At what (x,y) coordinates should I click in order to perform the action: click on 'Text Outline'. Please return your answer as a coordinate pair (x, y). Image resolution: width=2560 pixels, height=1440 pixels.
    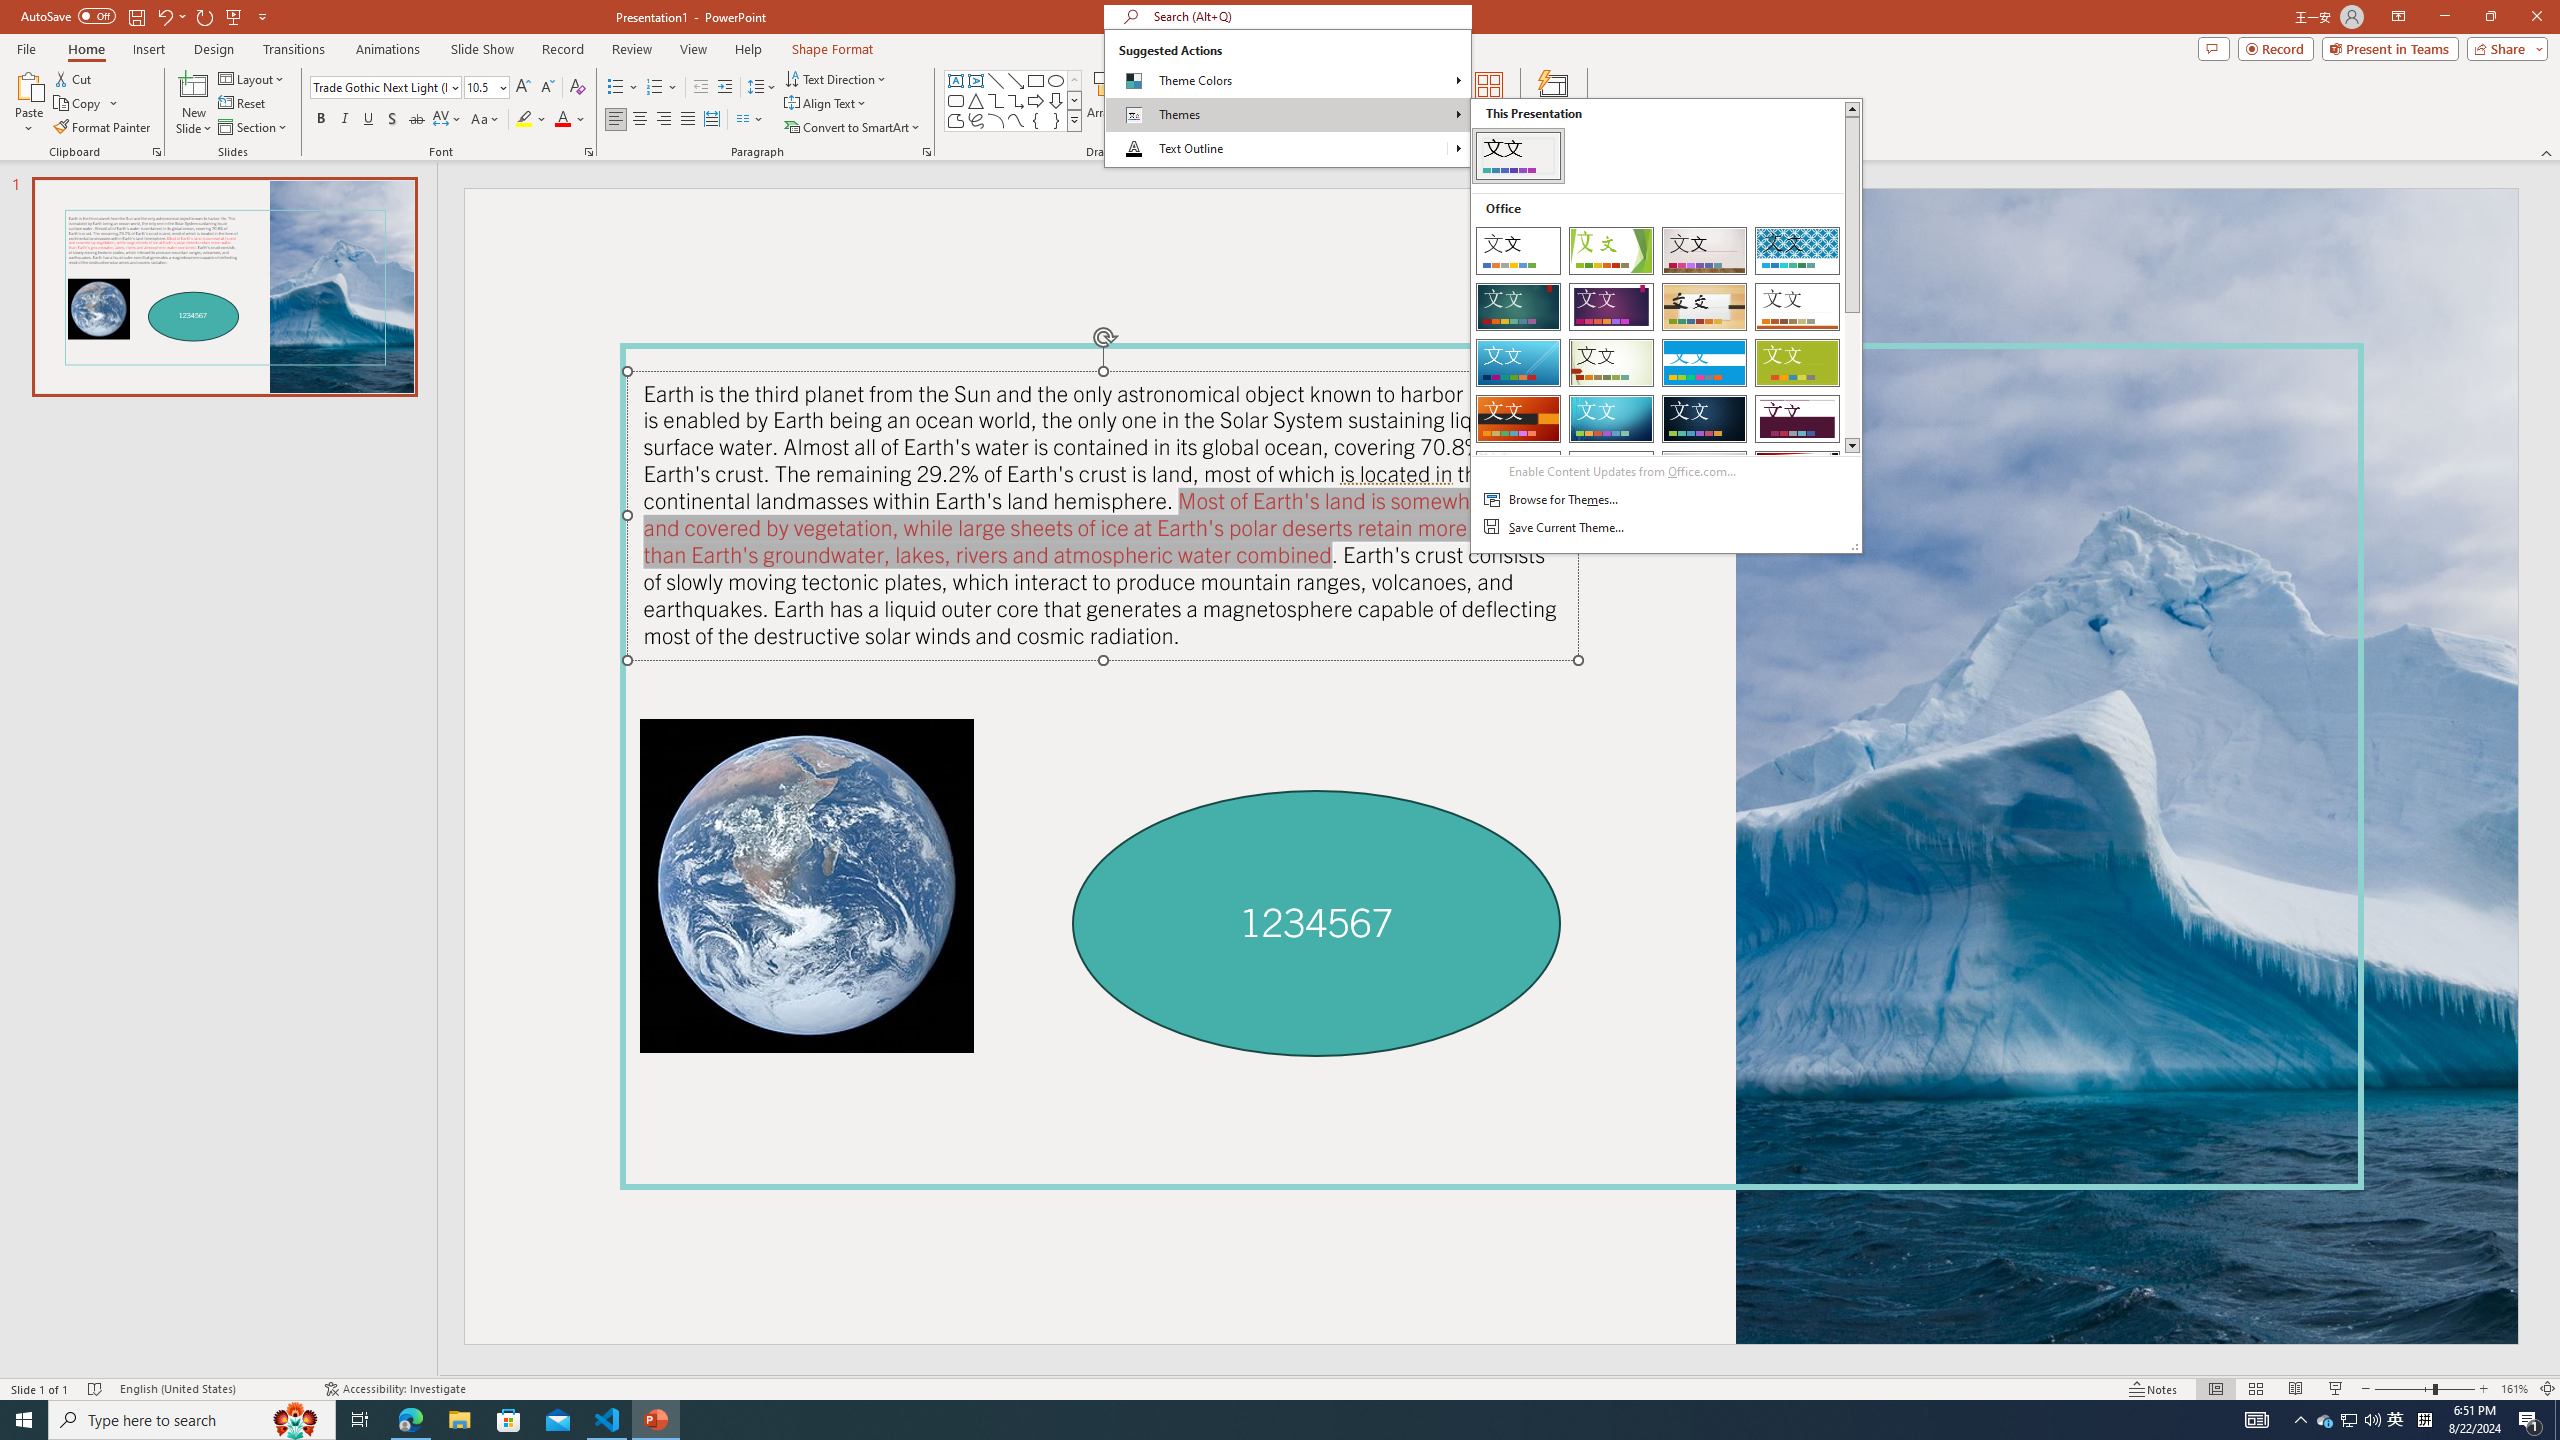
    Looking at the image, I should click on (1275, 149).